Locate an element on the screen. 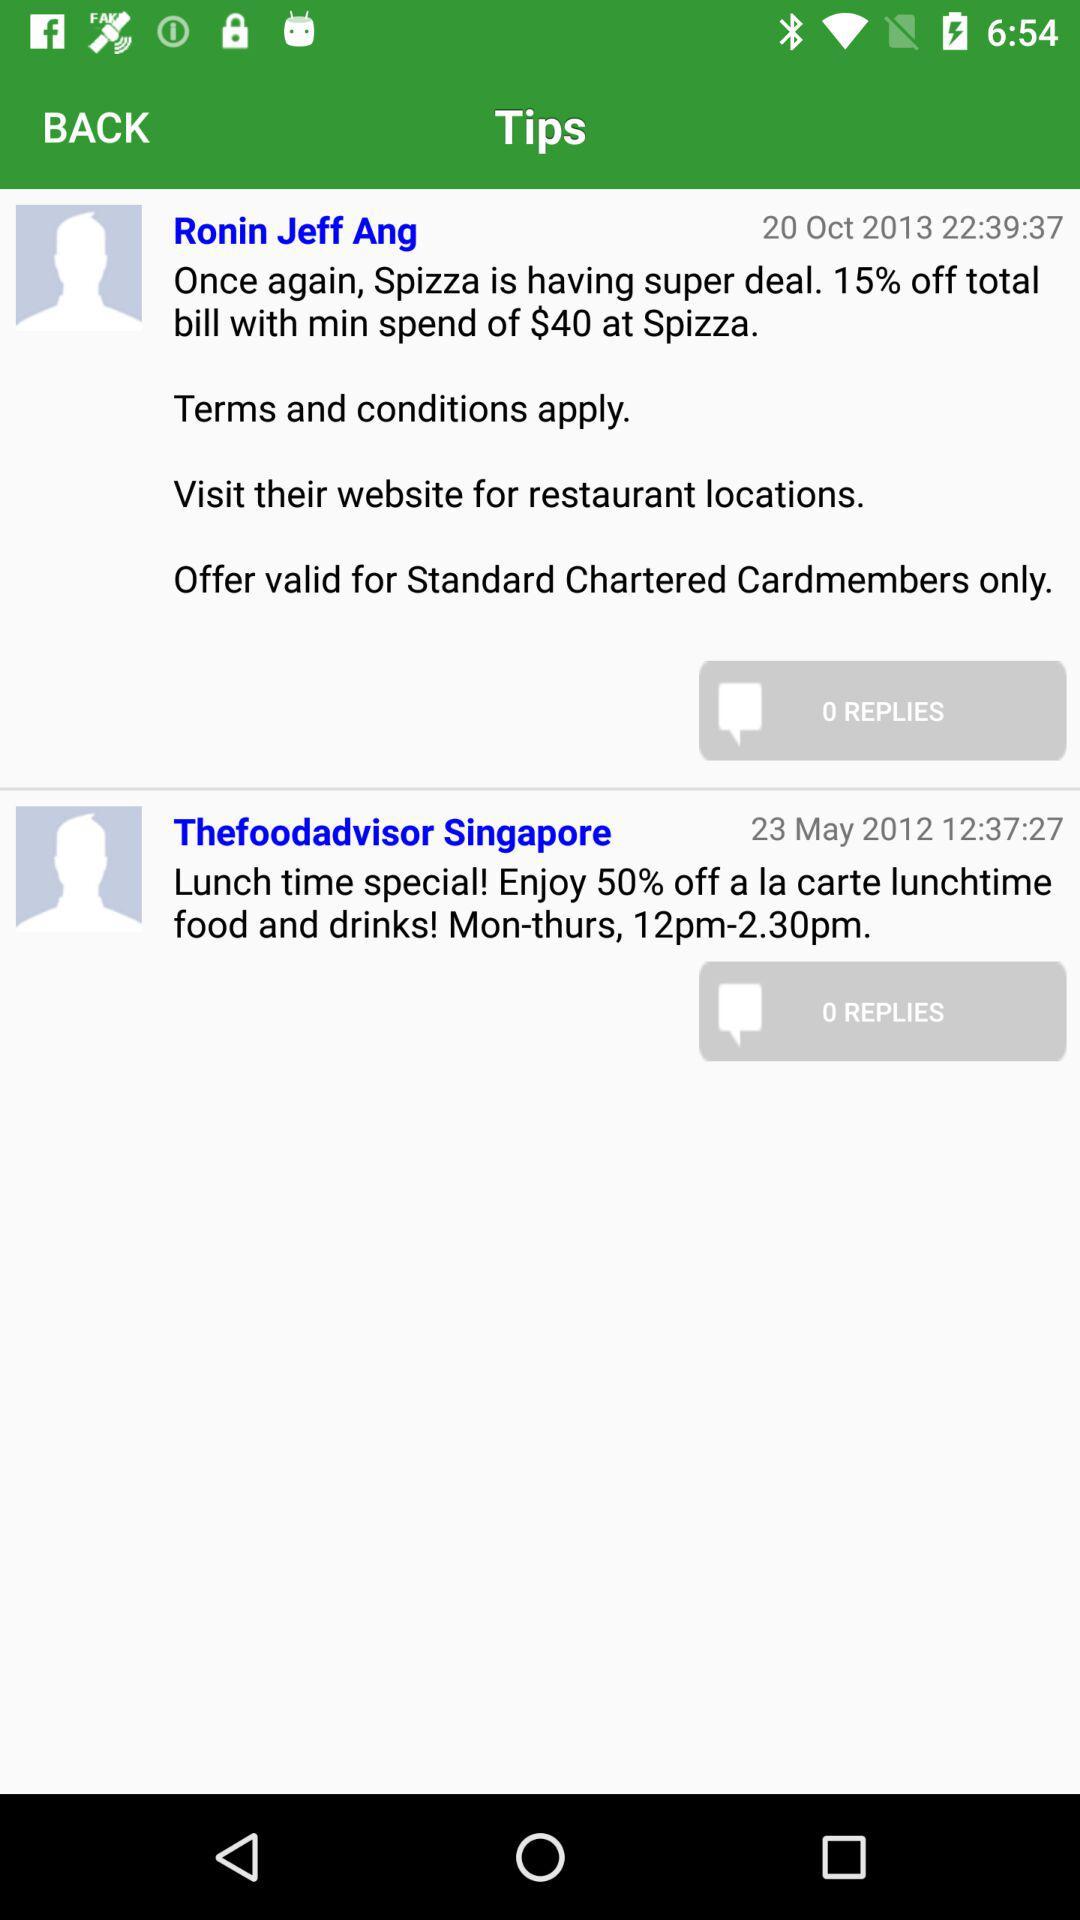 This screenshot has height=1920, width=1080. the item above the 0 replies icon is located at coordinates (617, 449).